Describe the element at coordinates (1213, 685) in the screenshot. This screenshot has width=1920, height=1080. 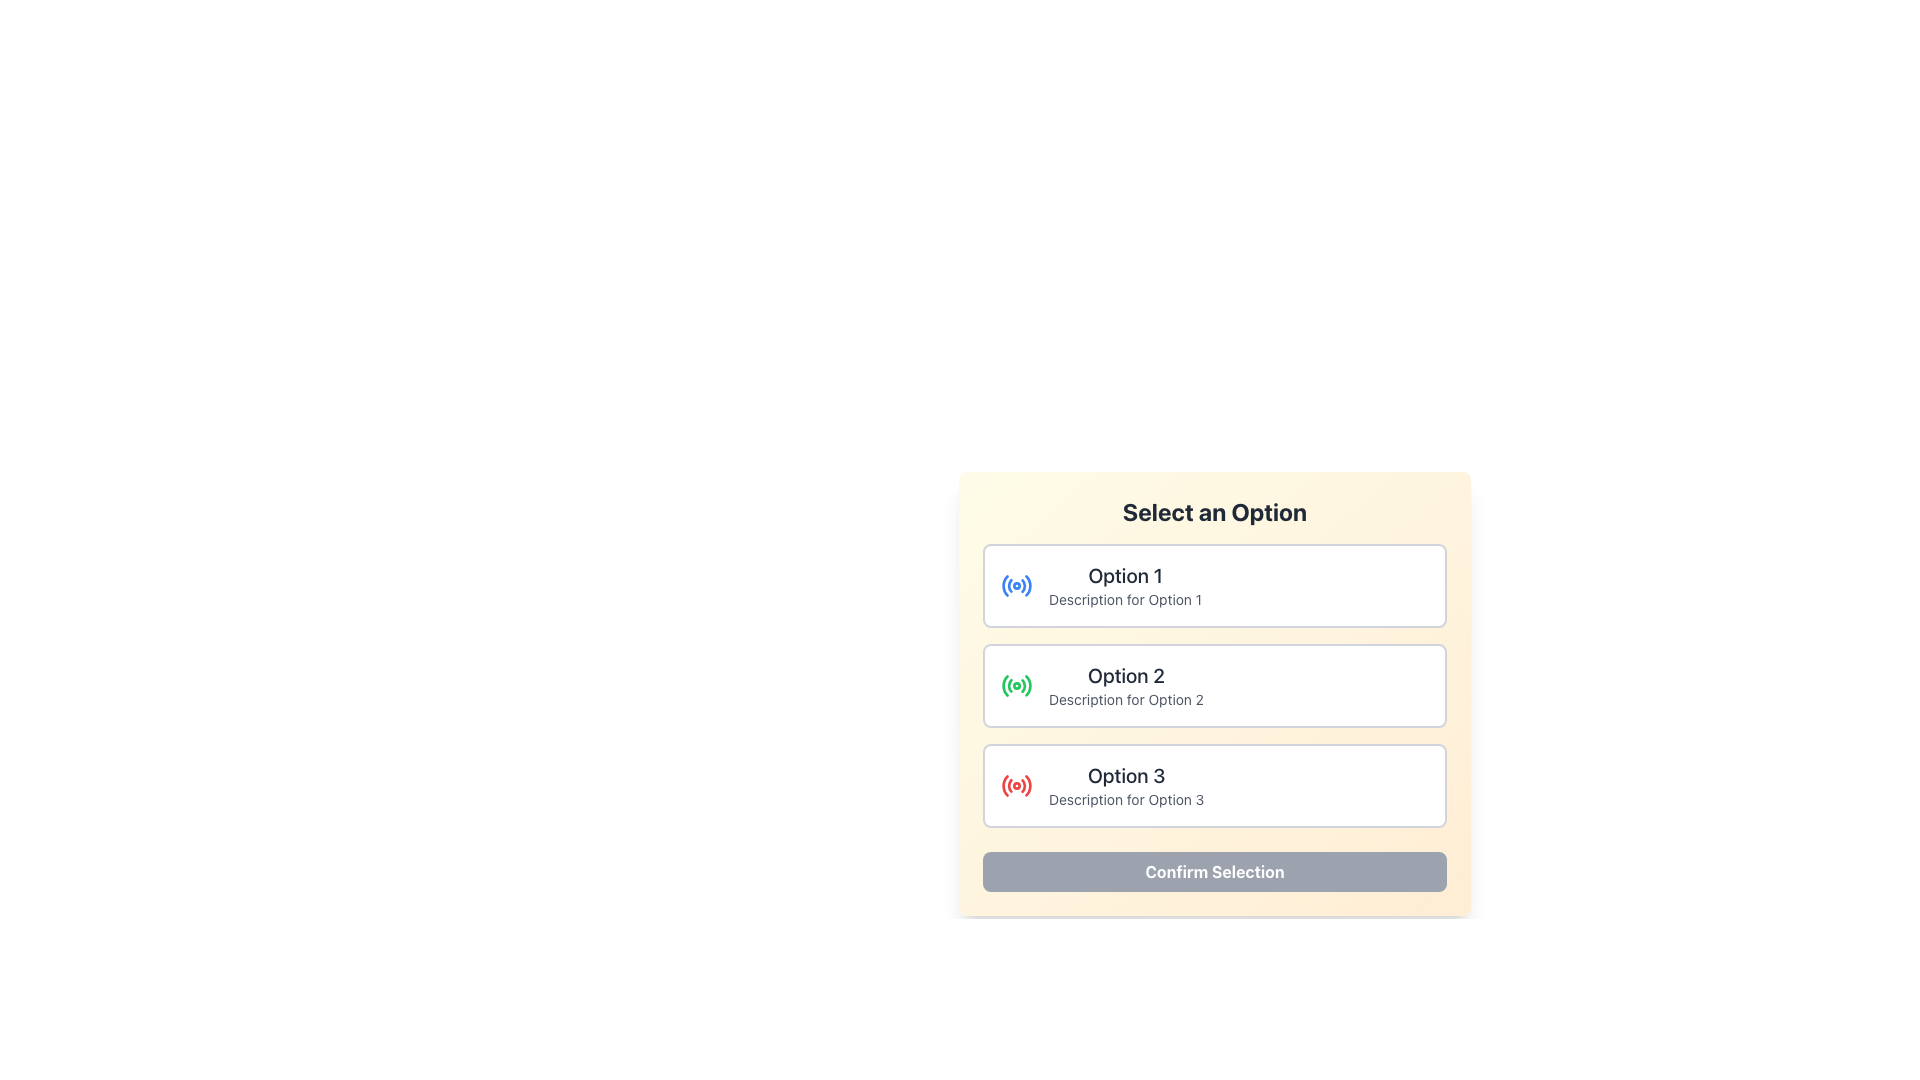
I see `the second Button-like card component in a vertically-stacked group of options` at that location.